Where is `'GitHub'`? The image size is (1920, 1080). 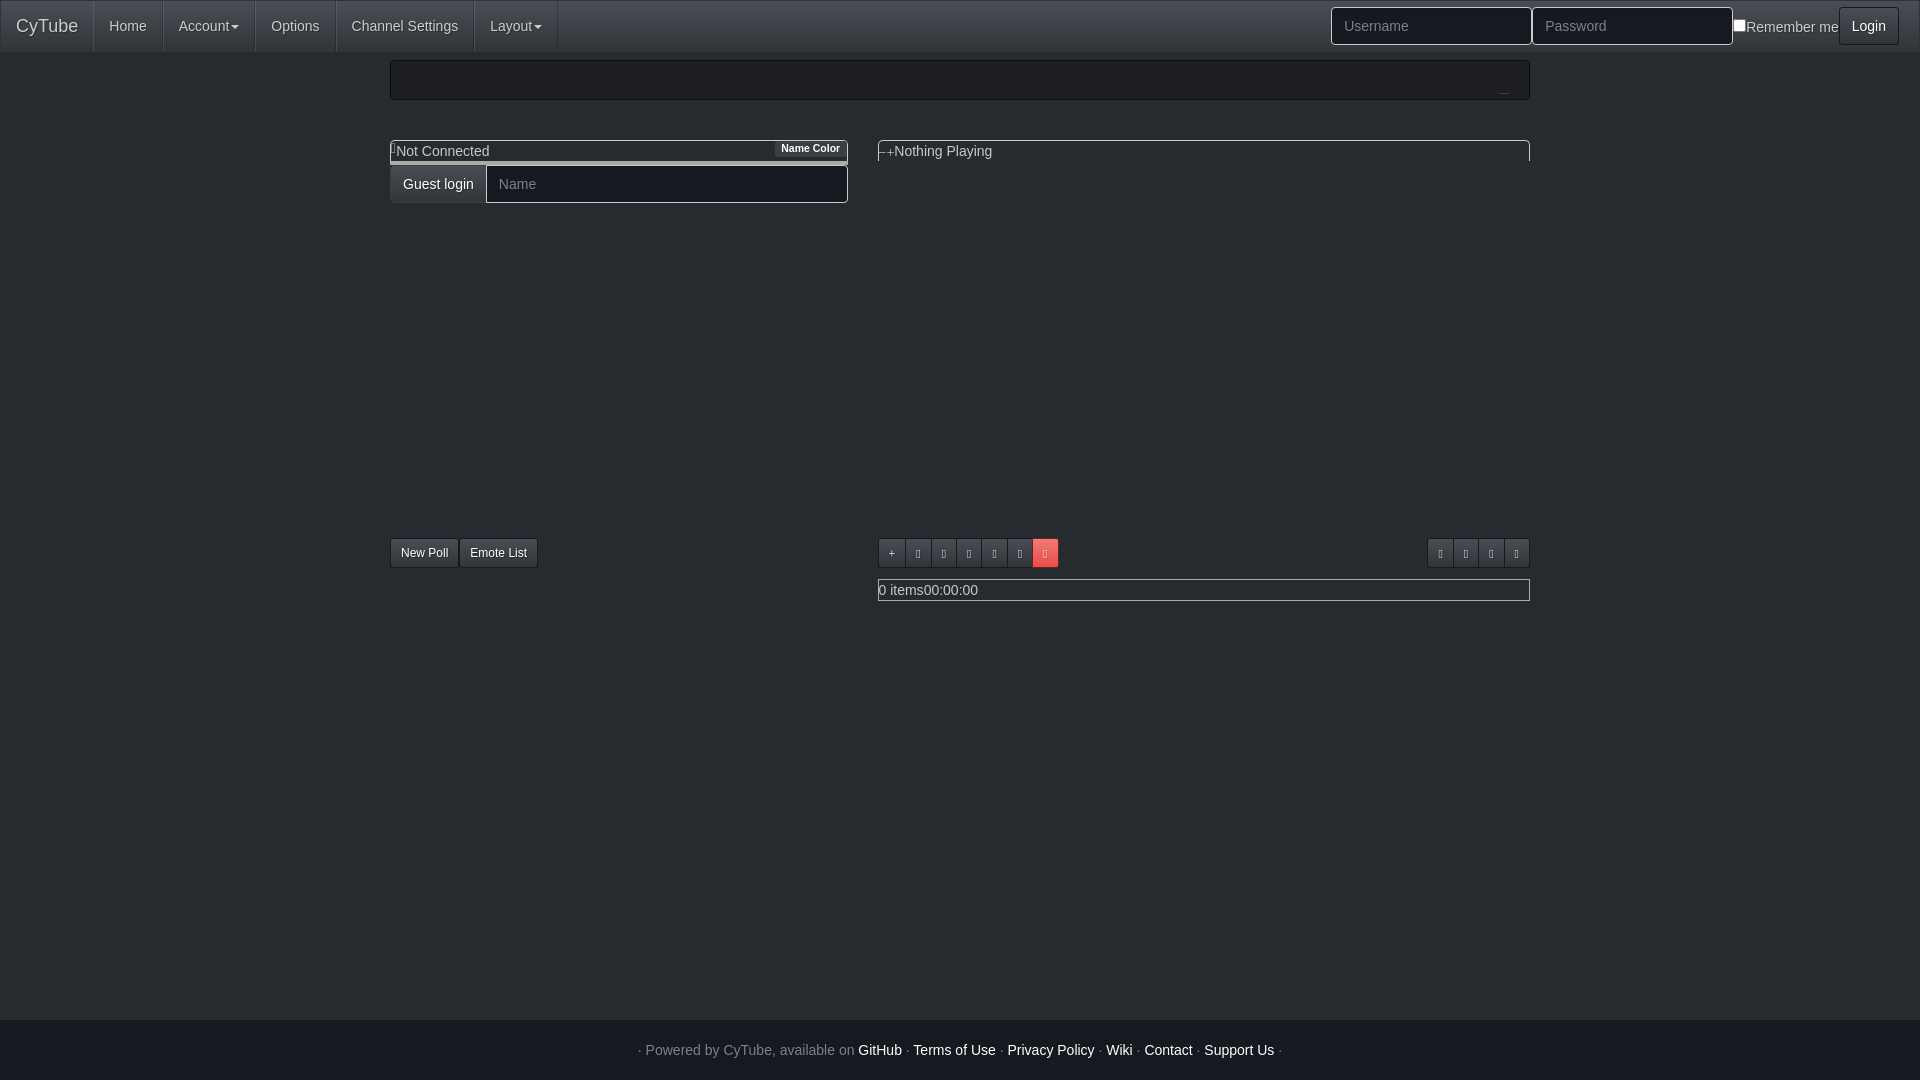 'GitHub' is located at coordinates (858, 1048).